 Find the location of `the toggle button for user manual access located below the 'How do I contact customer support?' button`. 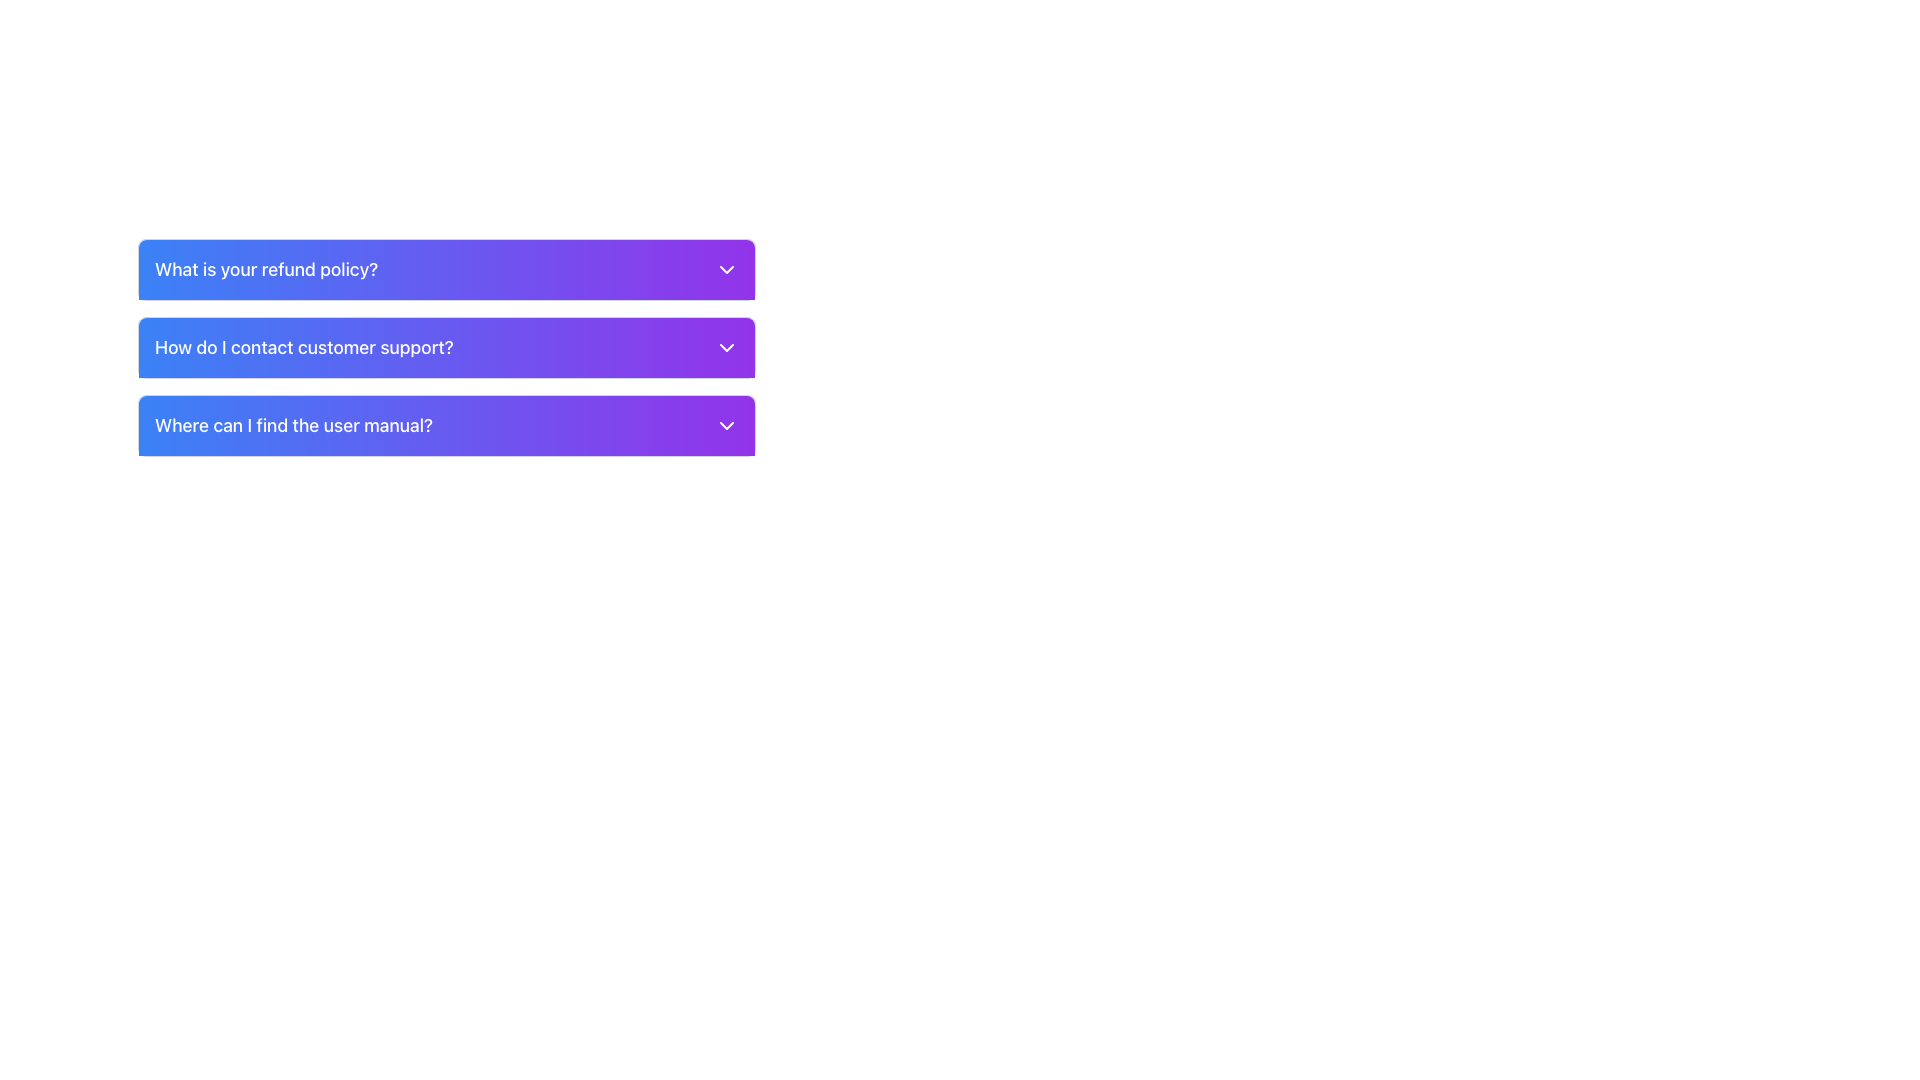

the toggle button for user manual access located below the 'How do I contact customer support?' button is located at coordinates (445, 424).